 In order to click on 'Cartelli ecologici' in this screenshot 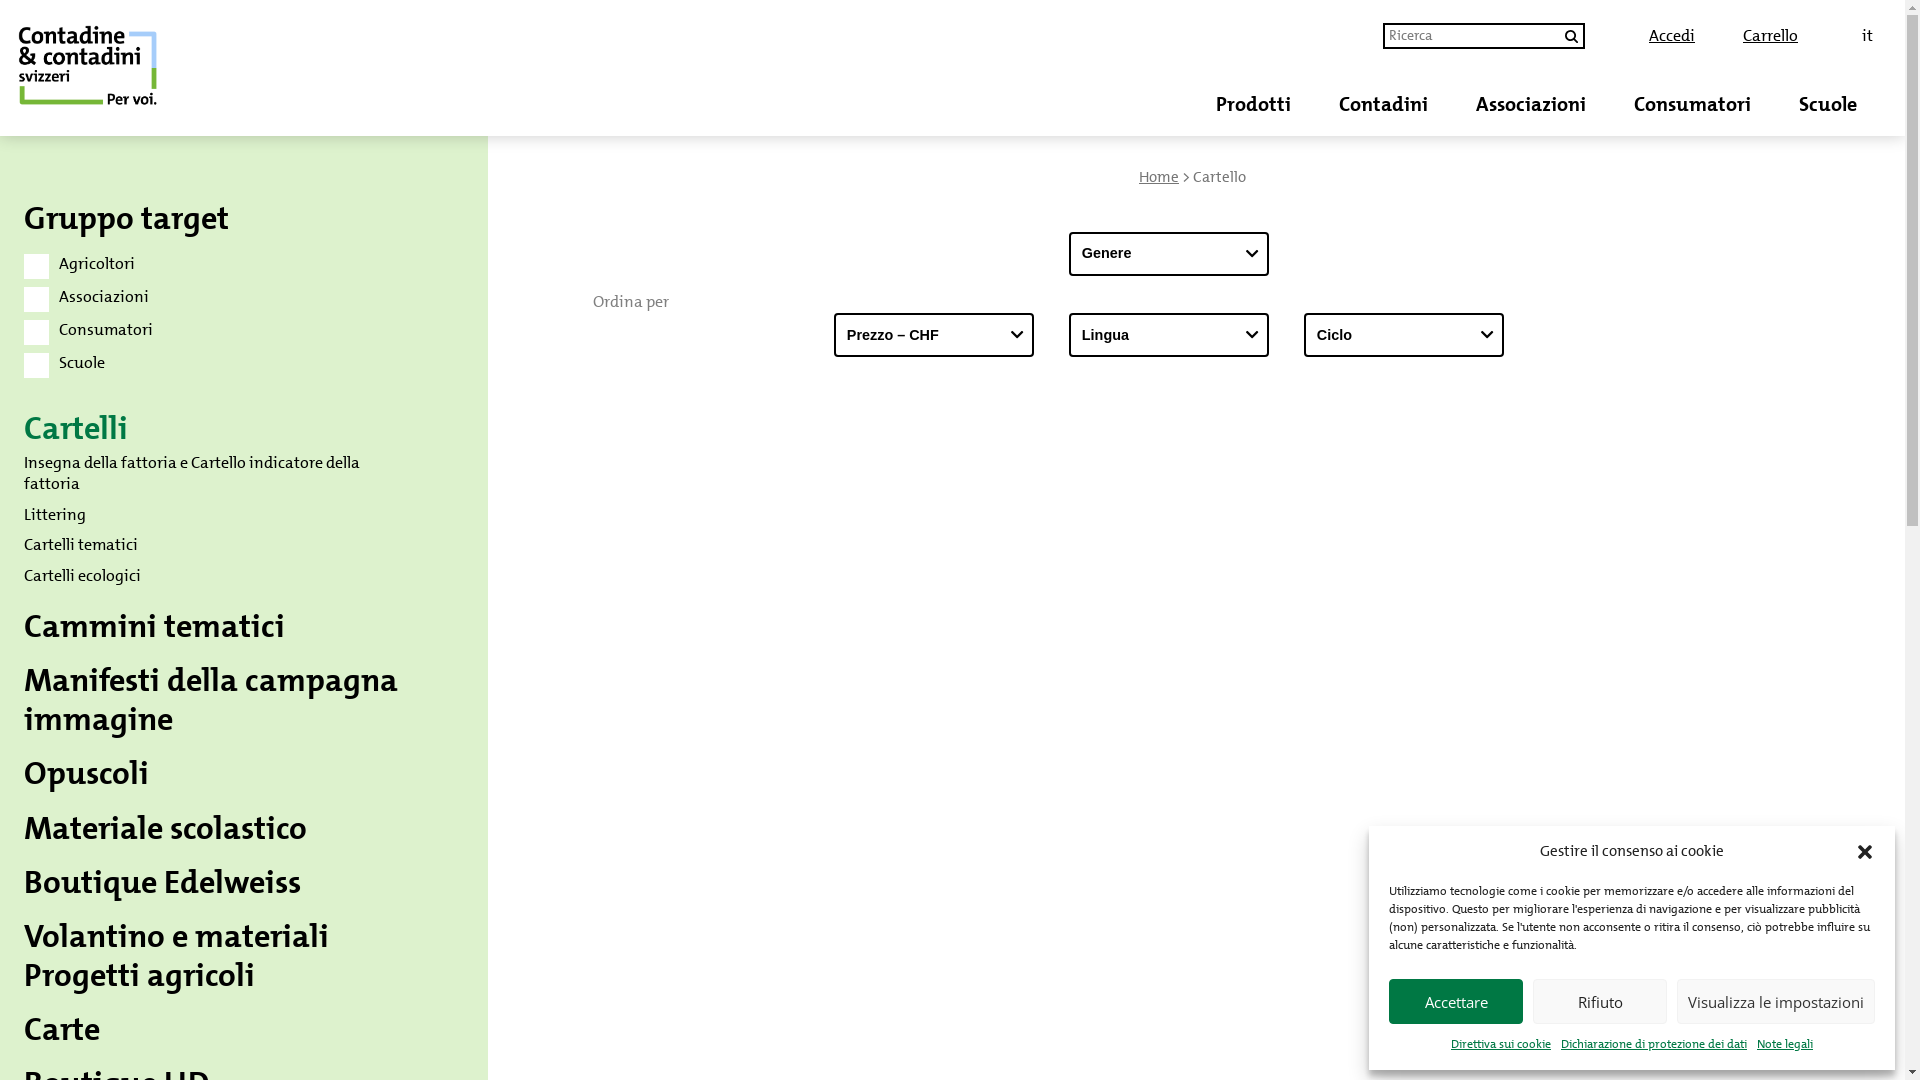, I will do `click(24, 575)`.